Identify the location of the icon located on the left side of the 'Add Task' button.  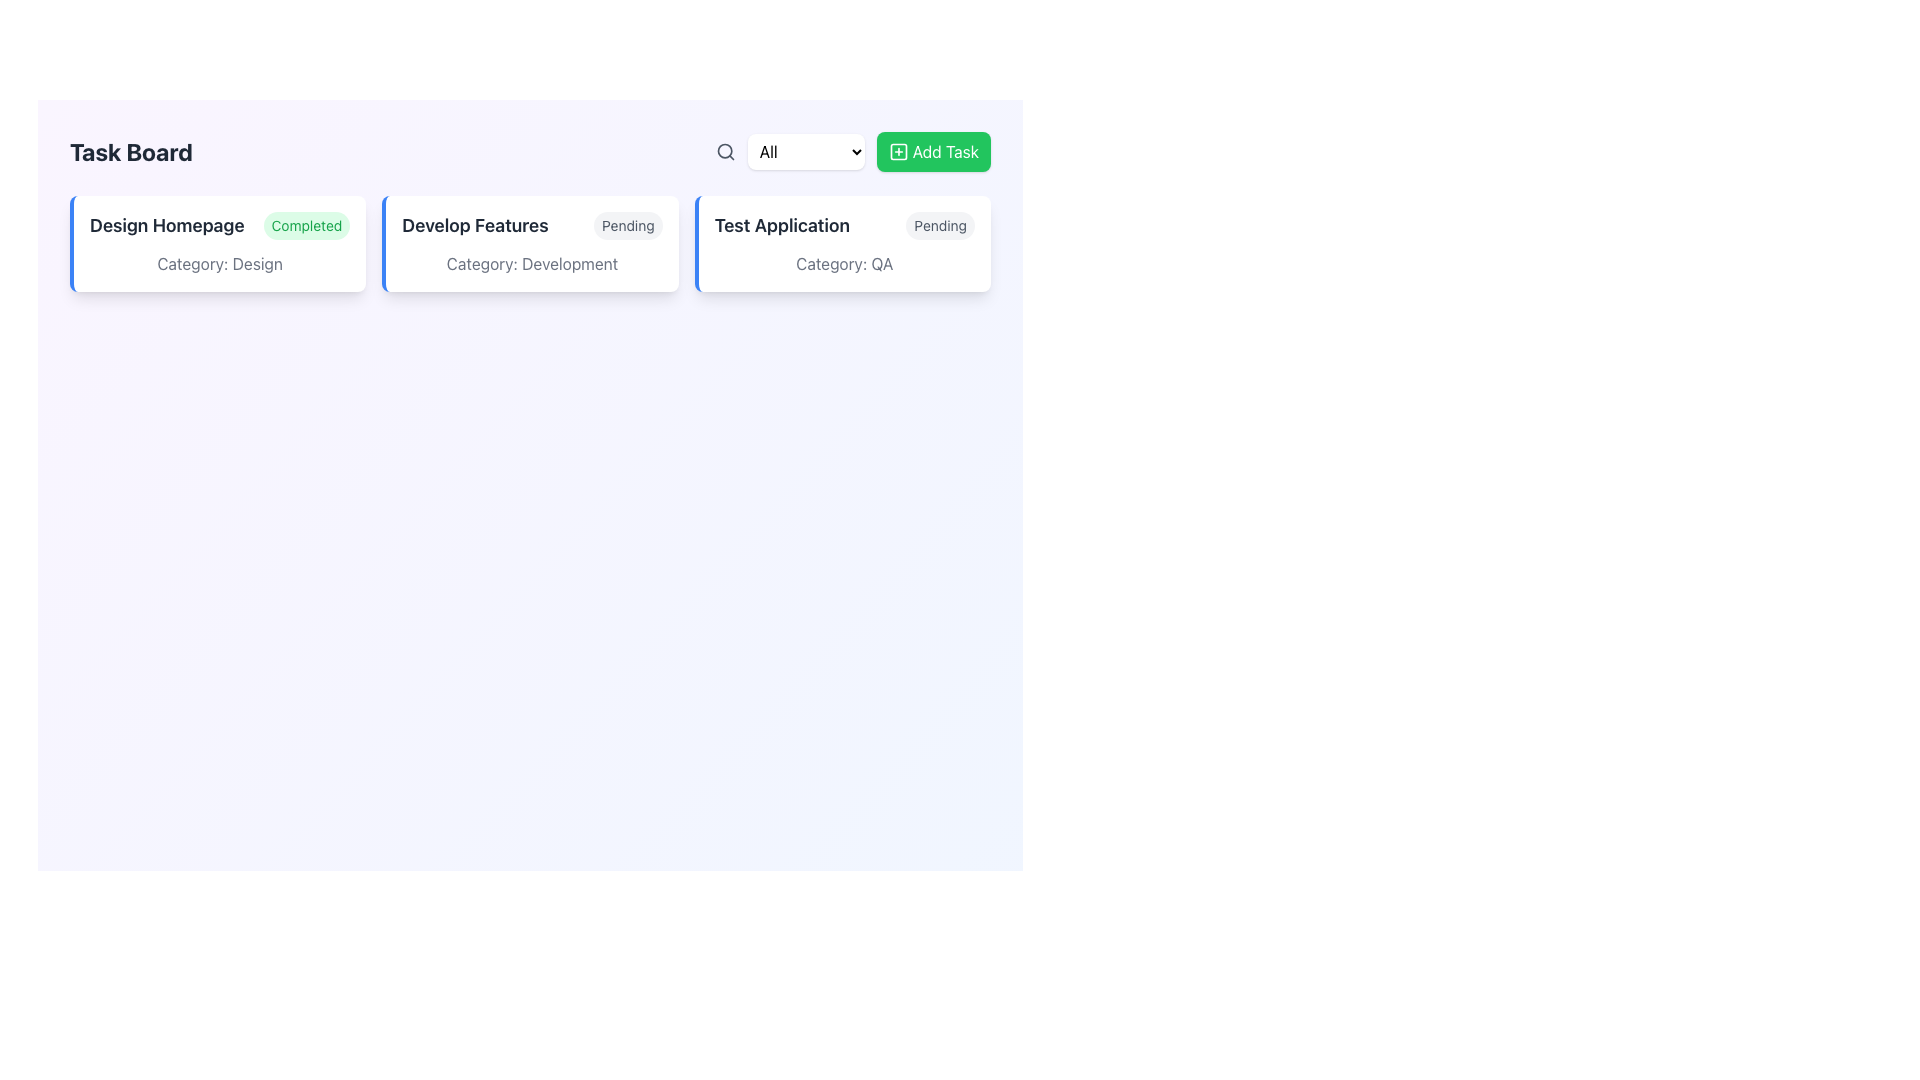
(897, 150).